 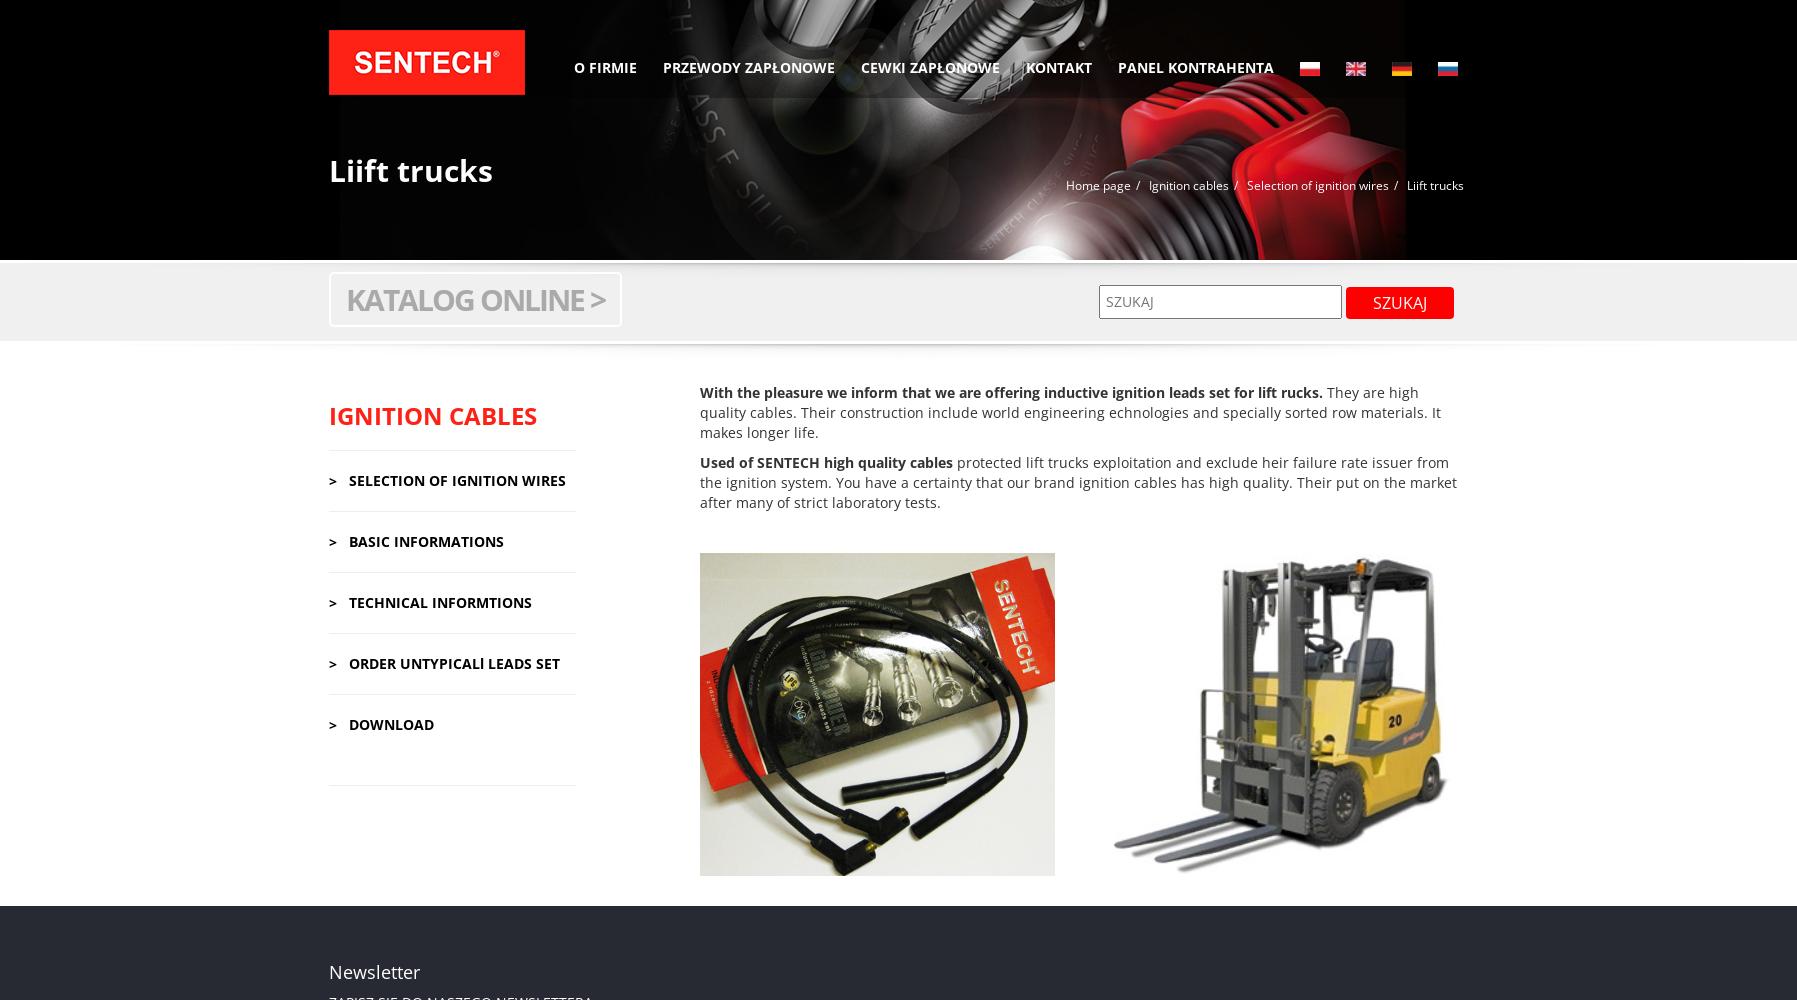 What do you see at coordinates (604, 66) in the screenshot?
I see `'O Firmie'` at bounding box center [604, 66].